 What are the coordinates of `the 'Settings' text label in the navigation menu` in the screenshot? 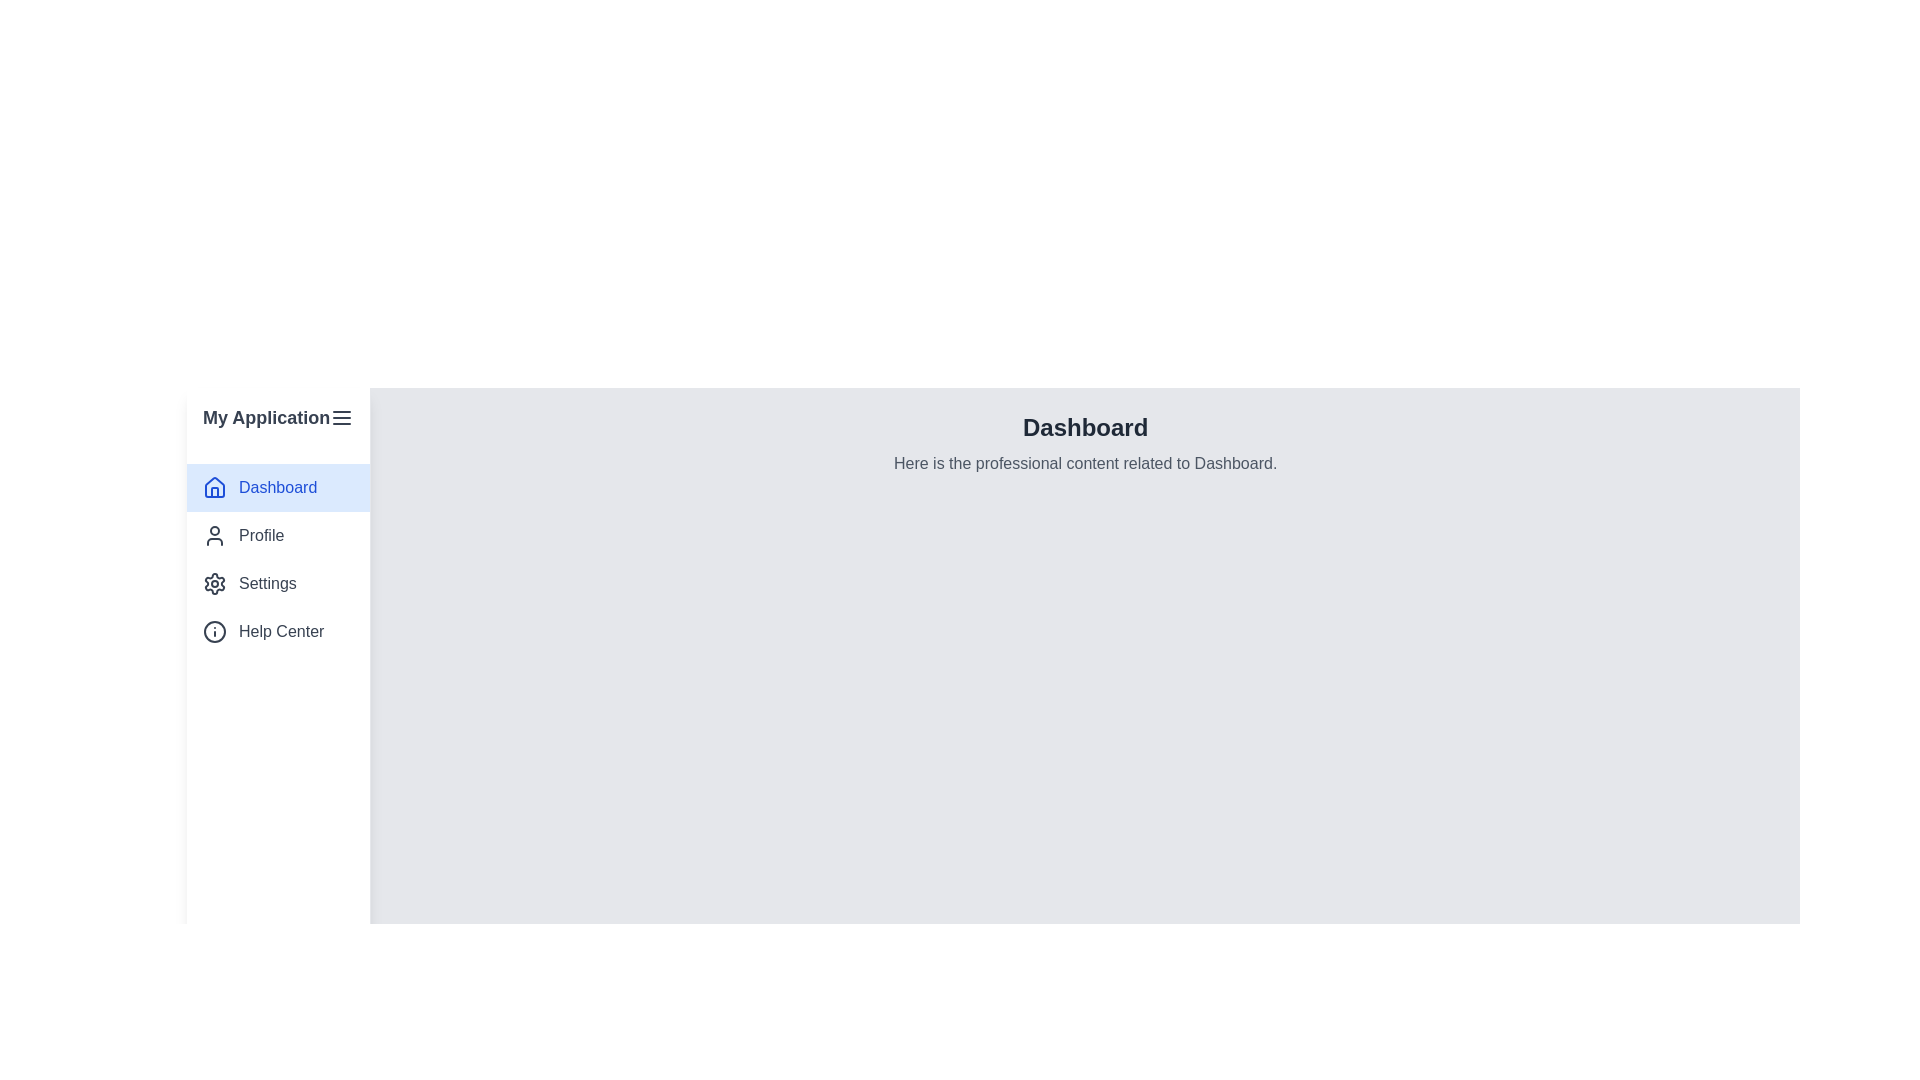 It's located at (266, 583).